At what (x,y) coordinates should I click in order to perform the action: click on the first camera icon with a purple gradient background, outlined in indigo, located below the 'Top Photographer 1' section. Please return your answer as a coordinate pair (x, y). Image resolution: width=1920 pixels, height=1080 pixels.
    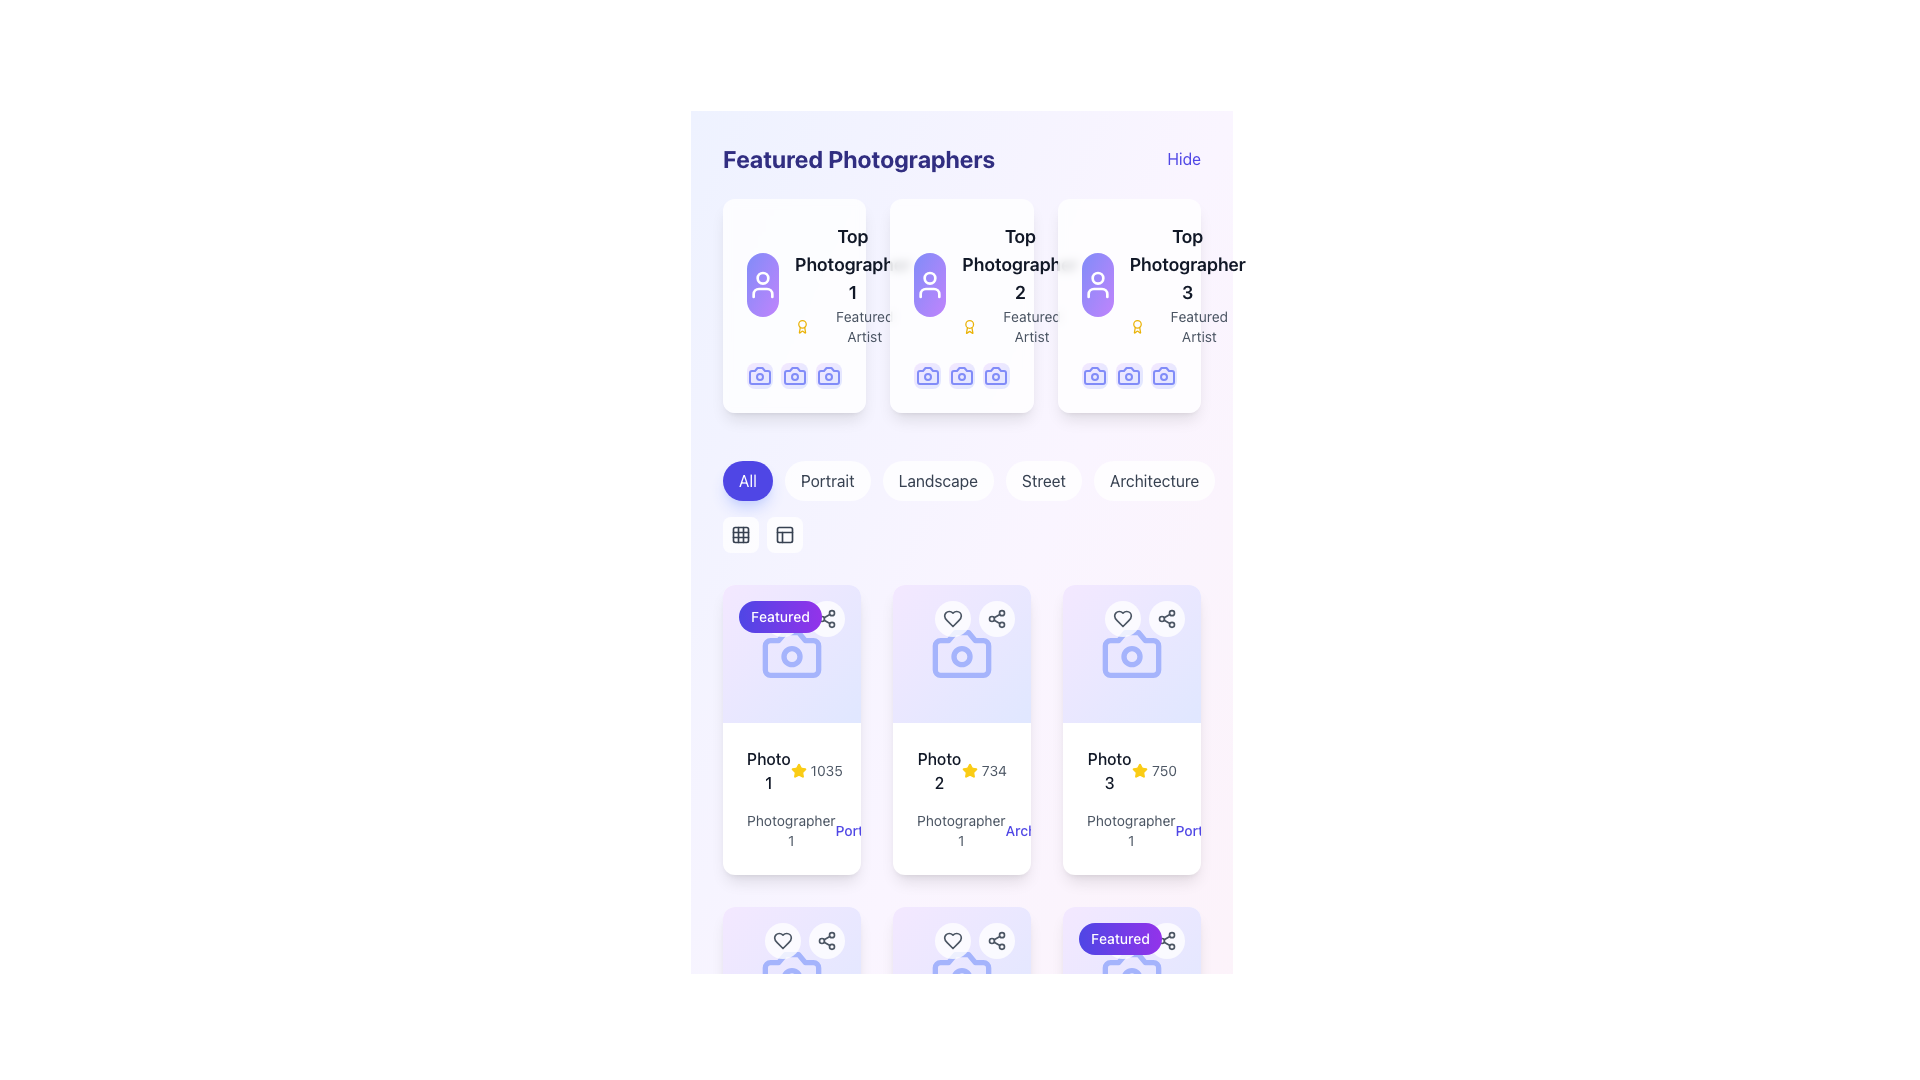
    Looking at the image, I should click on (759, 376).